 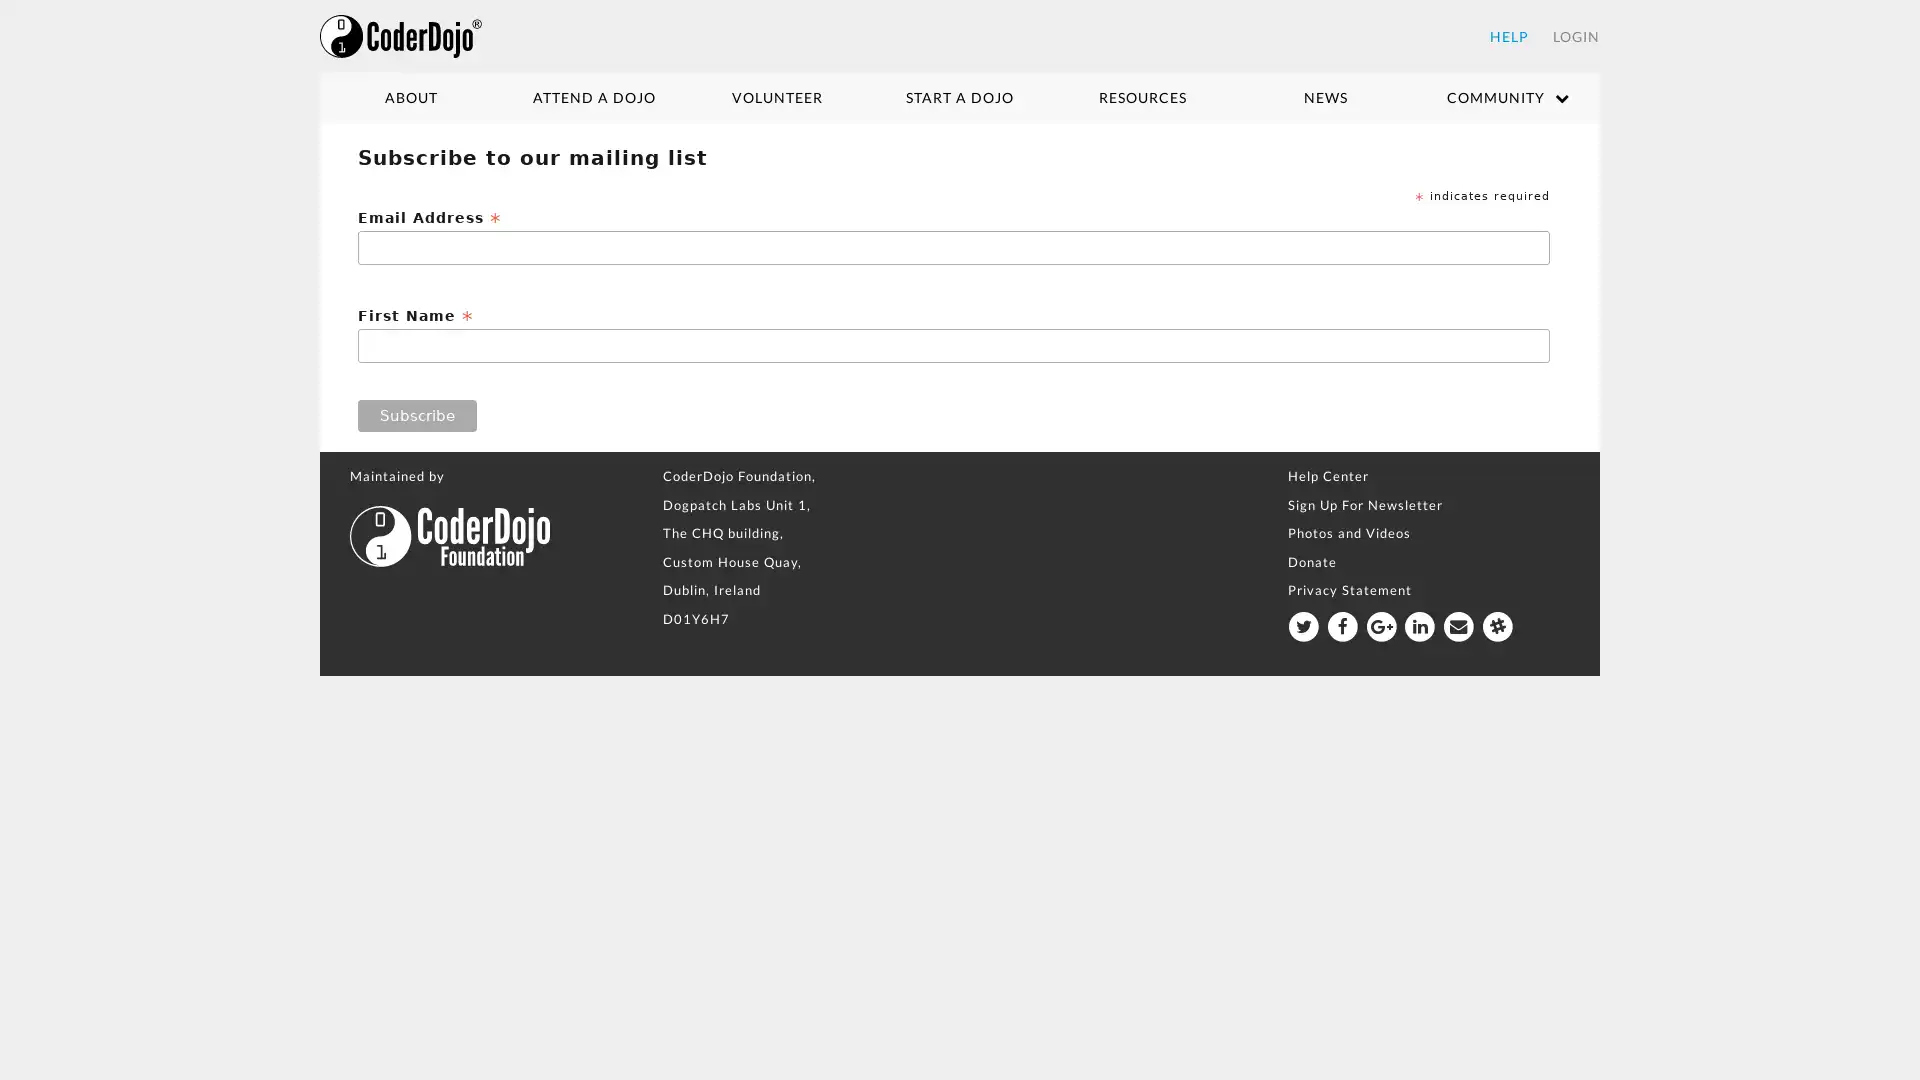 What do you see at coordinates (416, 415) in the screenshot?
I see `Subscribe` at bounding box center [416, 415].